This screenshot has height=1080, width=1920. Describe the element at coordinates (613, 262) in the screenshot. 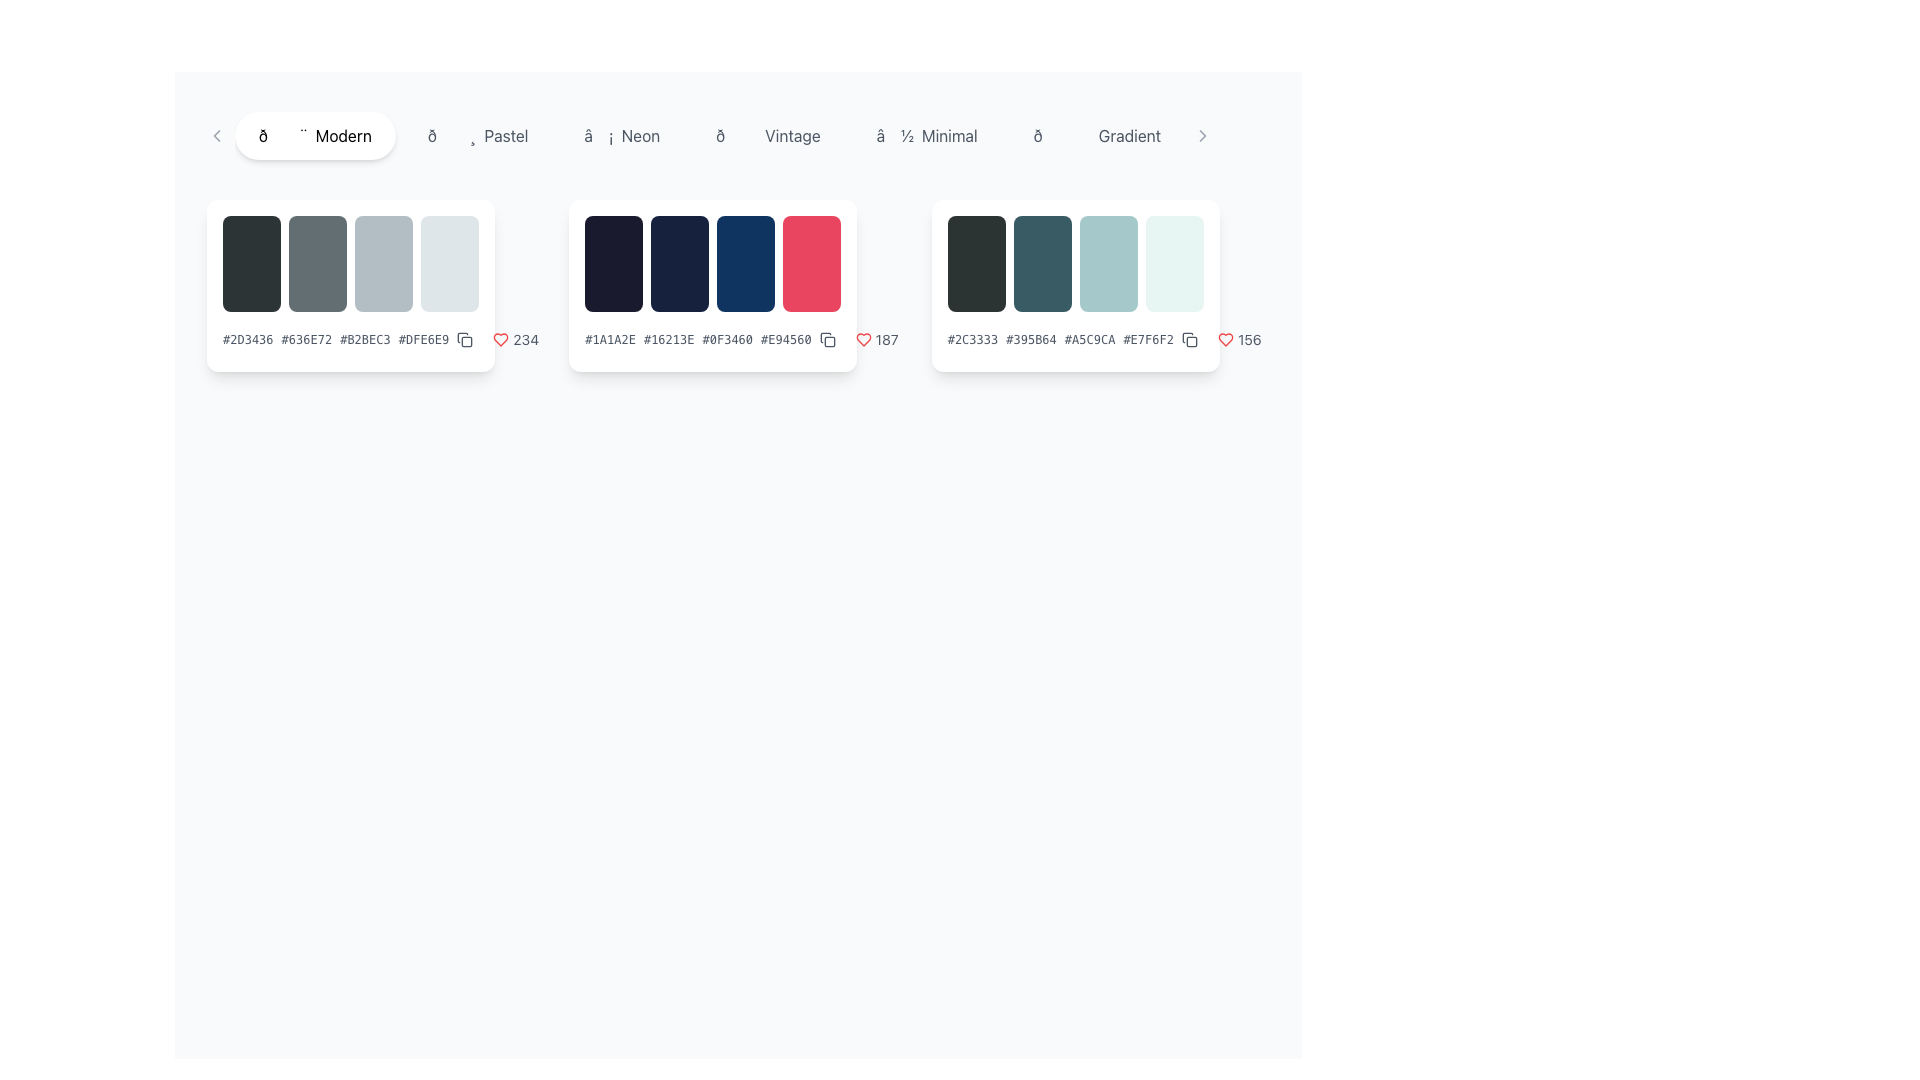

I see `the first visual swatch or palette item, which is a dark navy blue rectangular box with rounded corners, located in the second group of swatches on the page` at that location.